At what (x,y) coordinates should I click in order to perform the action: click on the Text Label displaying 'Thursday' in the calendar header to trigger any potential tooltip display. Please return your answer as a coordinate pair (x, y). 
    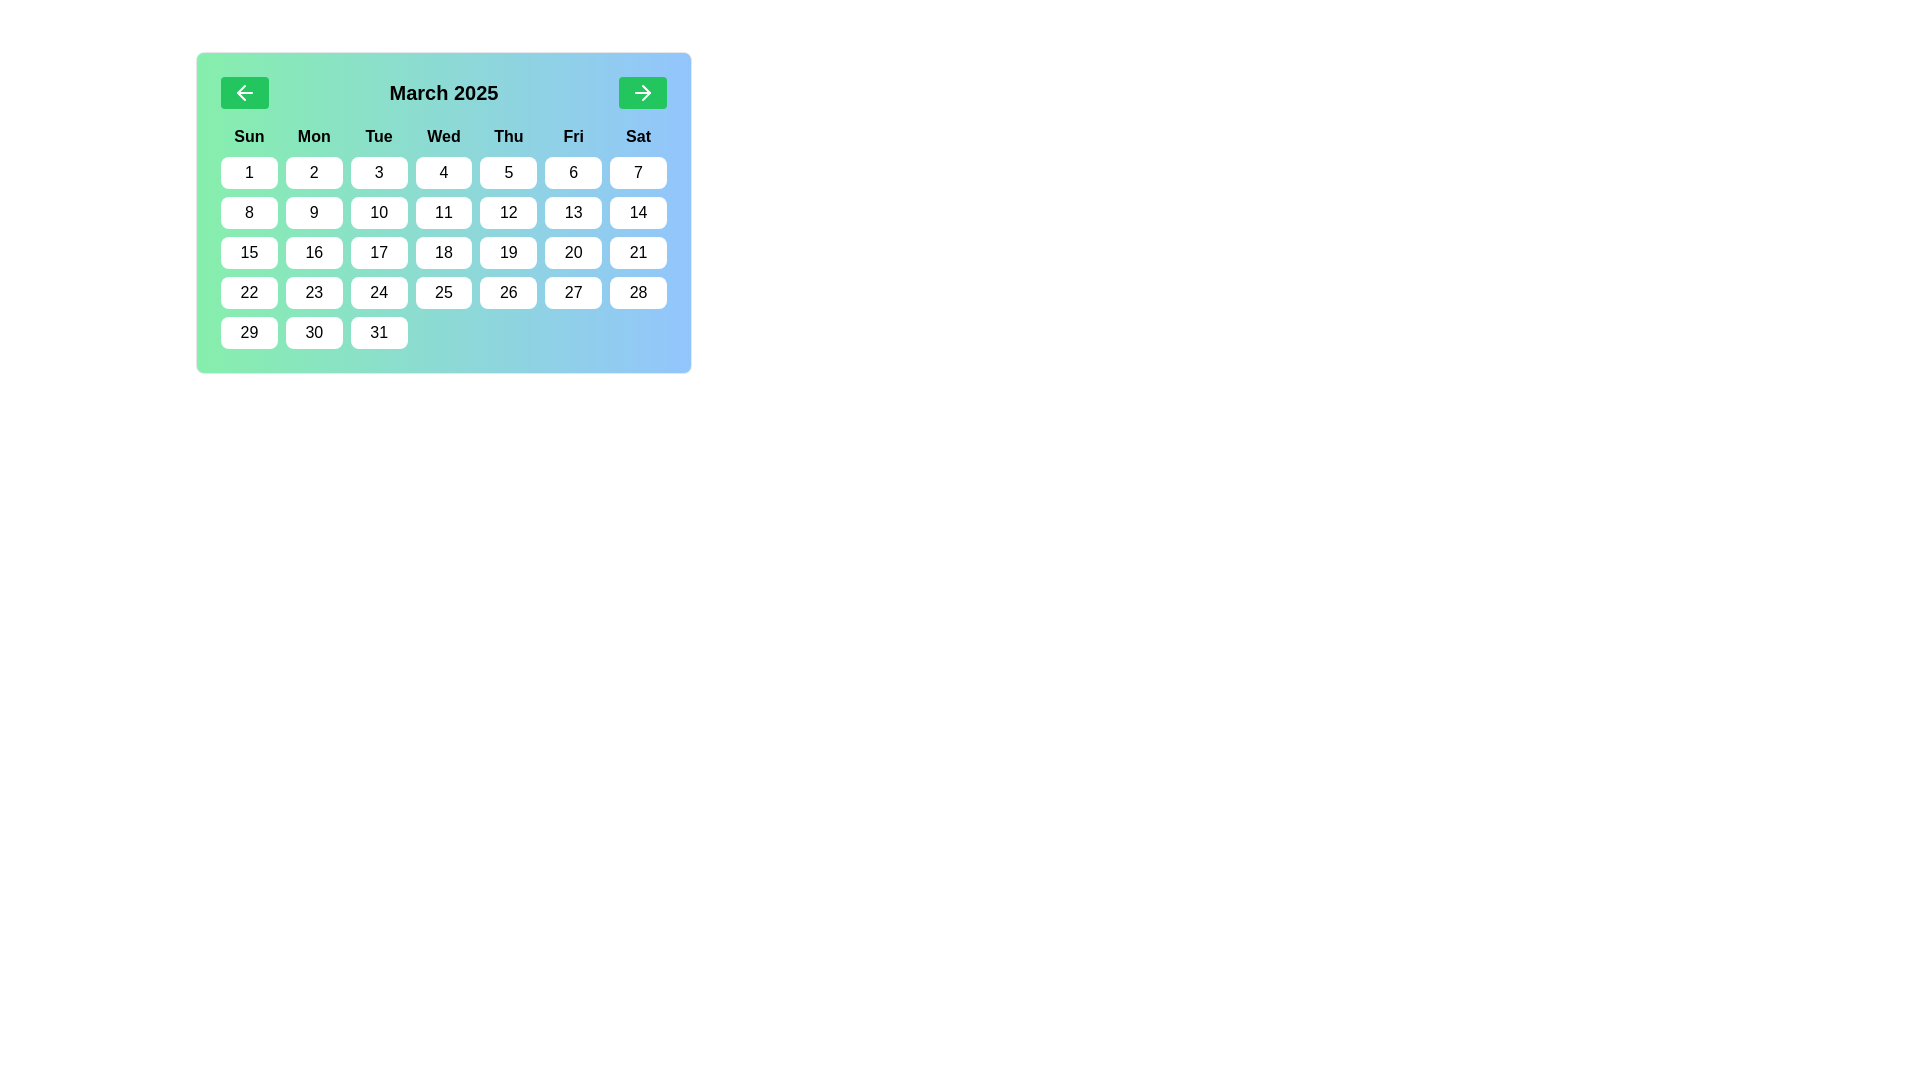
    Looking at the image, I should click on (508, 136).